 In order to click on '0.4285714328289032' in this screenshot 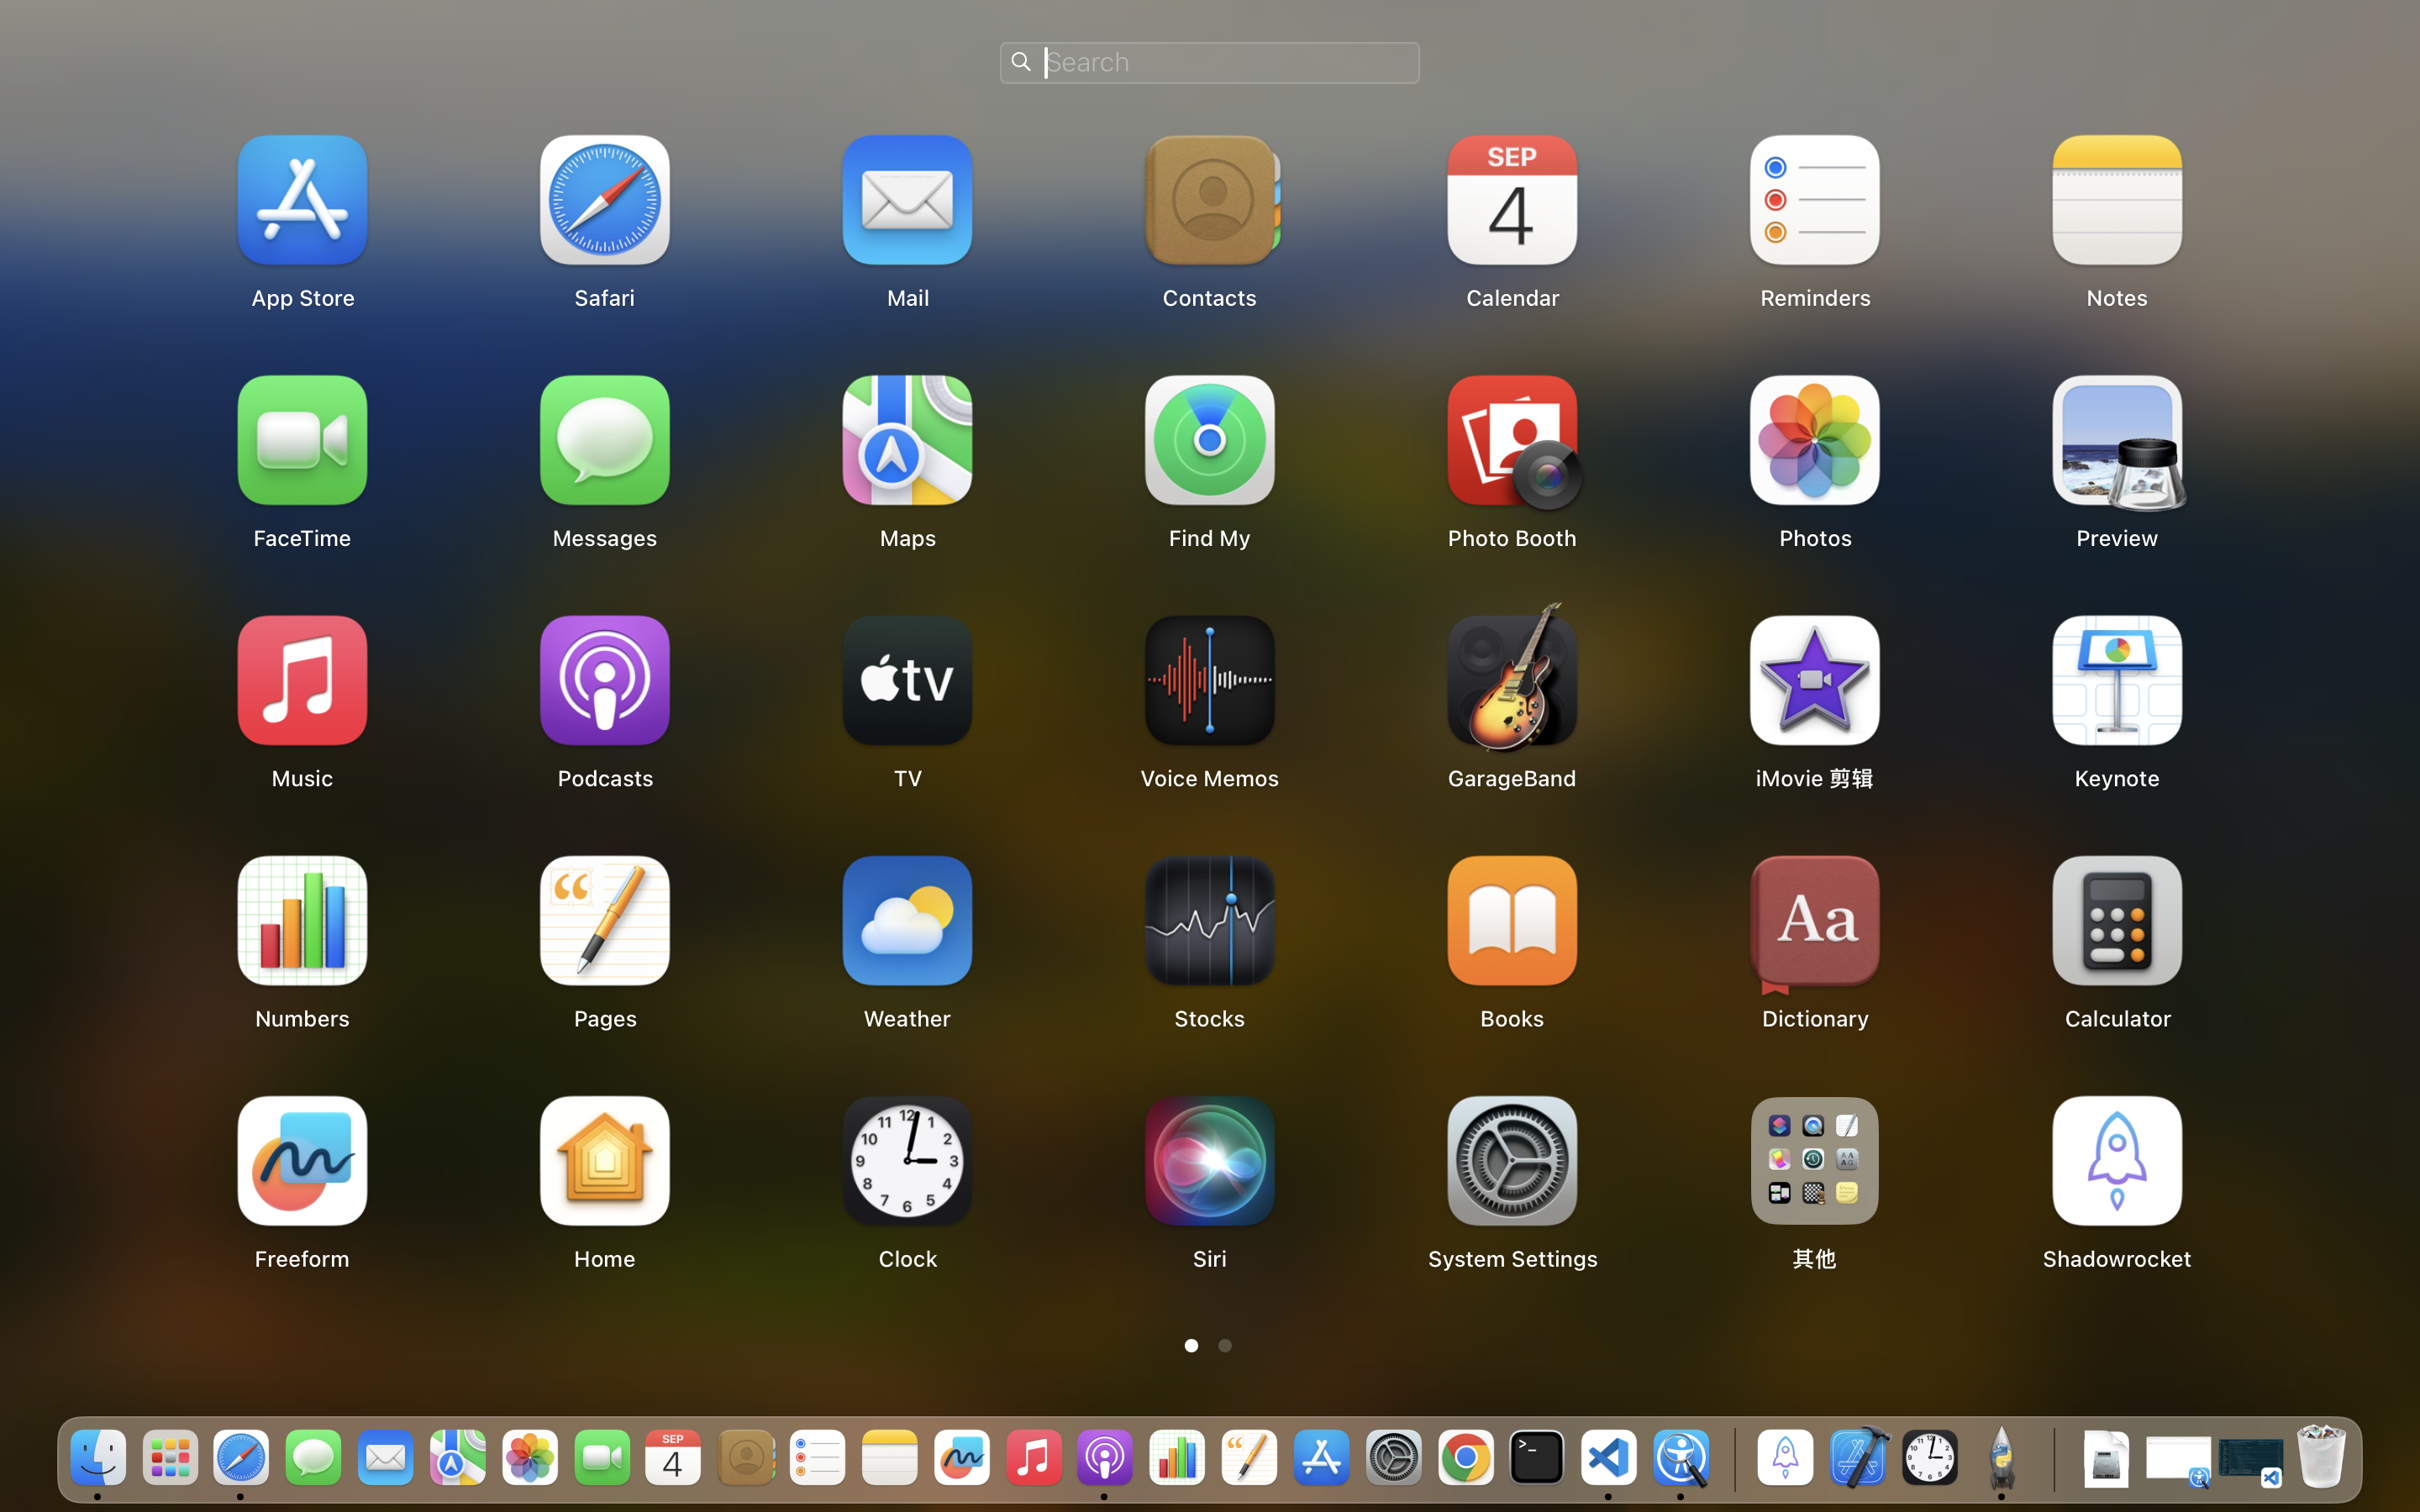, I will do `click(1730, 1458)`.